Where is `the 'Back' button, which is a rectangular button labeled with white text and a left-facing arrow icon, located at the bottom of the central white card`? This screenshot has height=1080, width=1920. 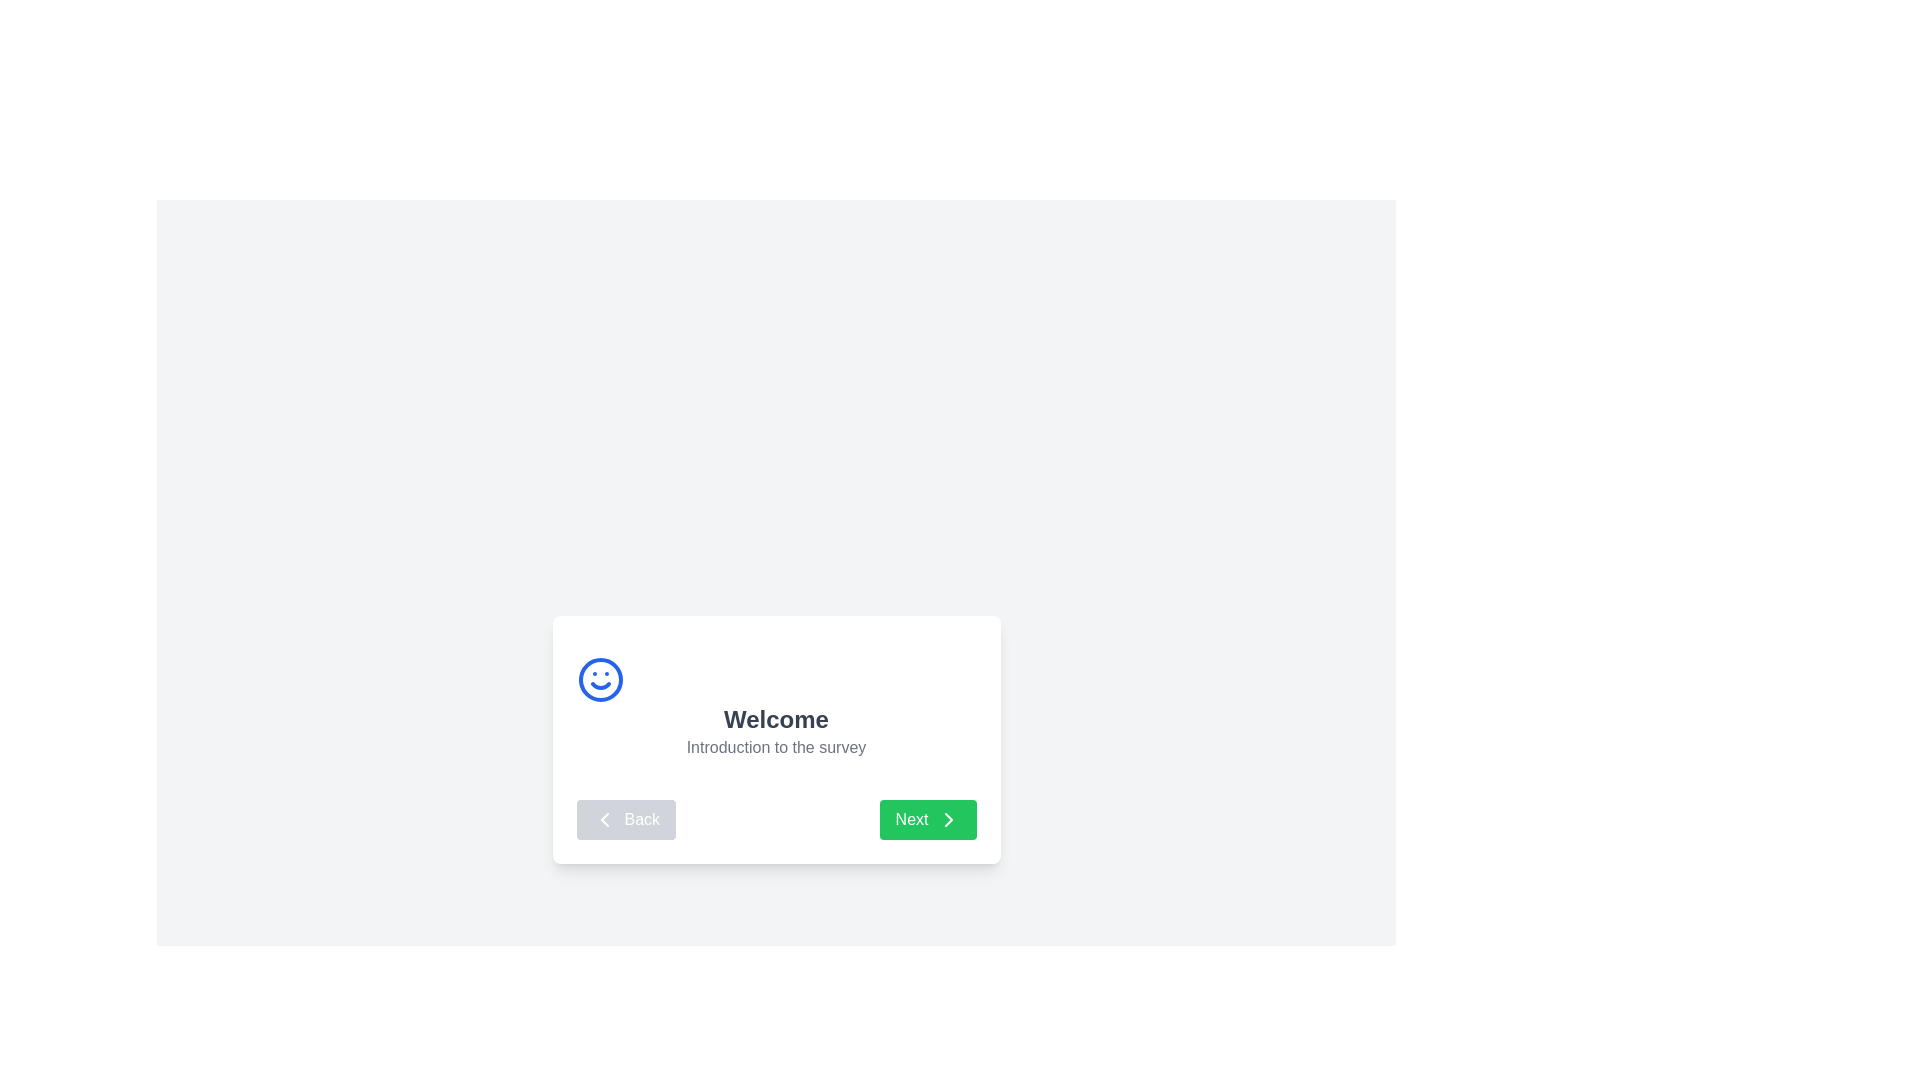 the 'Back' button, which is a rectangular button labeled with white text and a left-facing arrow icon, located at the bottom of the central white card is located at coordinates (625, 820).